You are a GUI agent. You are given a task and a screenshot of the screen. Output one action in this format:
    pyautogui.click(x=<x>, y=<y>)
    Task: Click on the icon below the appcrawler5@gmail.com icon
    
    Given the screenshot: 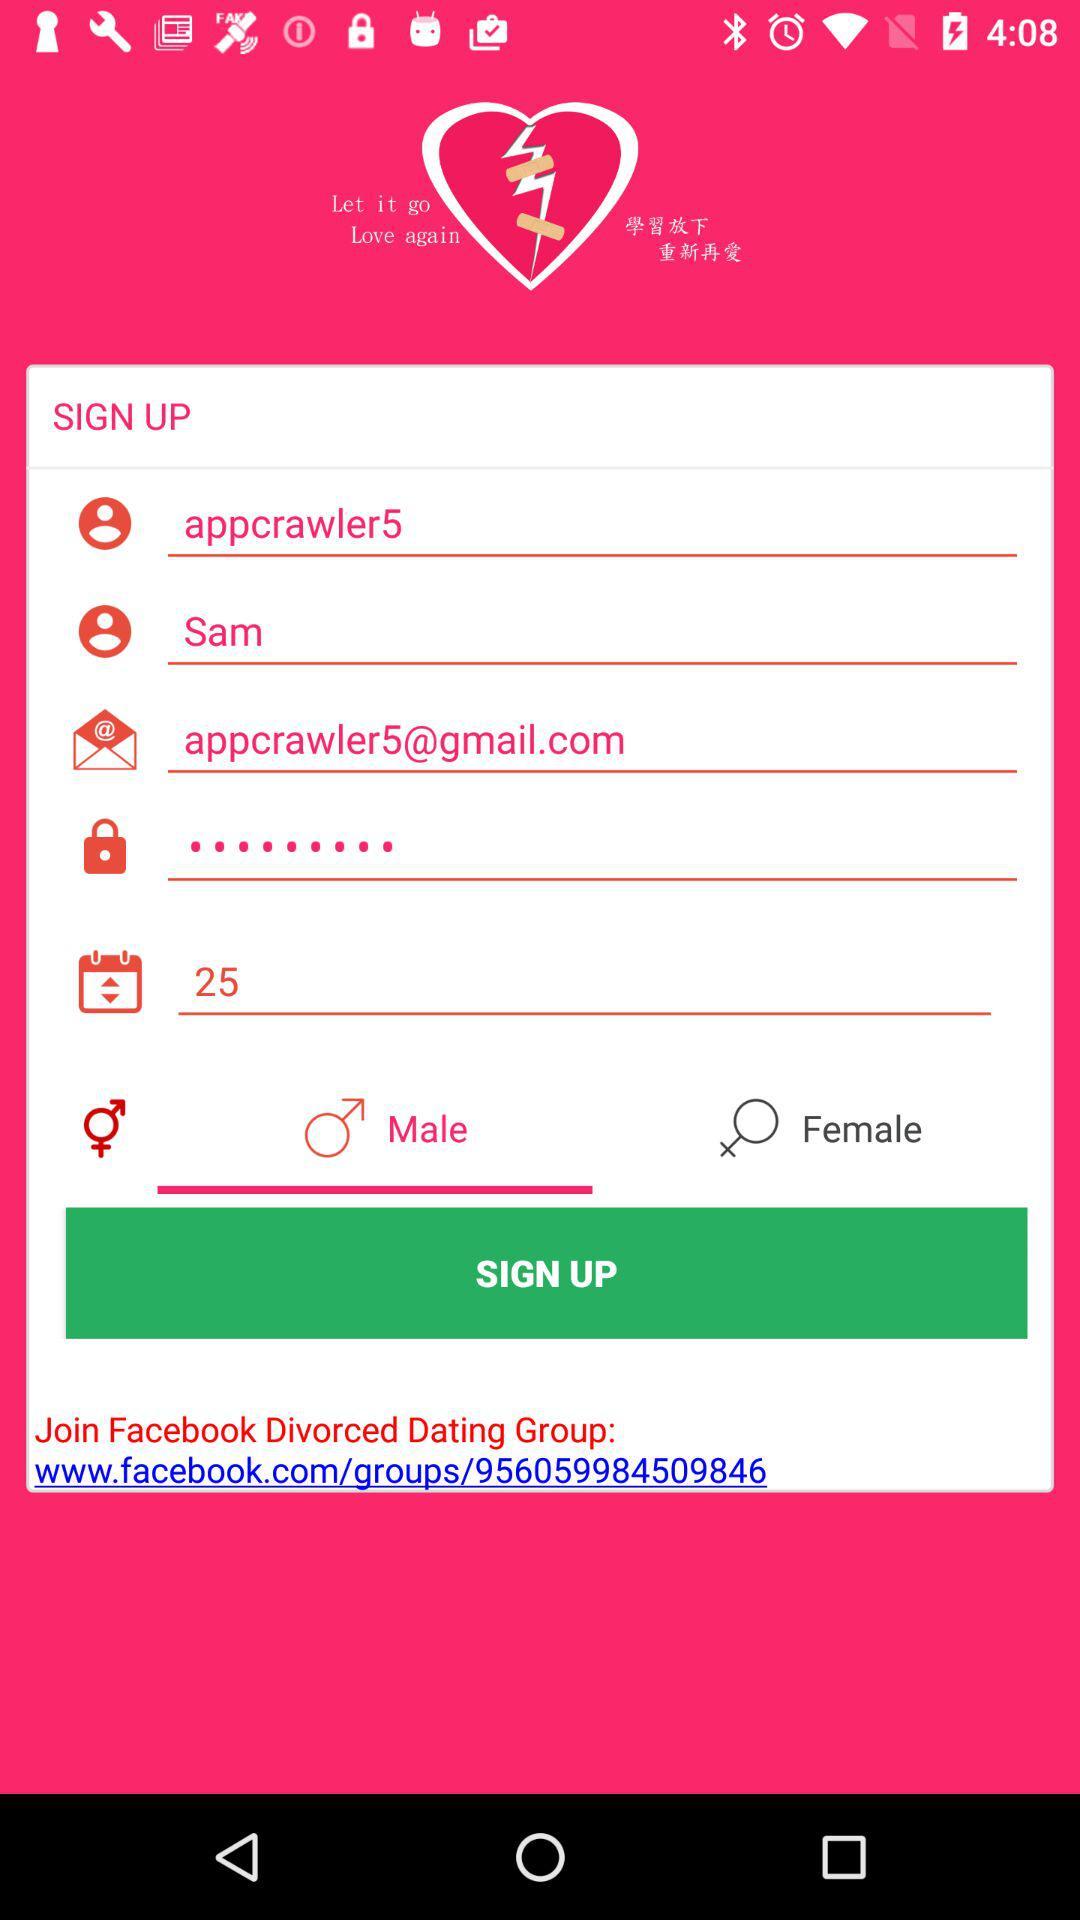 What is the action you would take?
    pyautogui.click(x=591, y=847)
    